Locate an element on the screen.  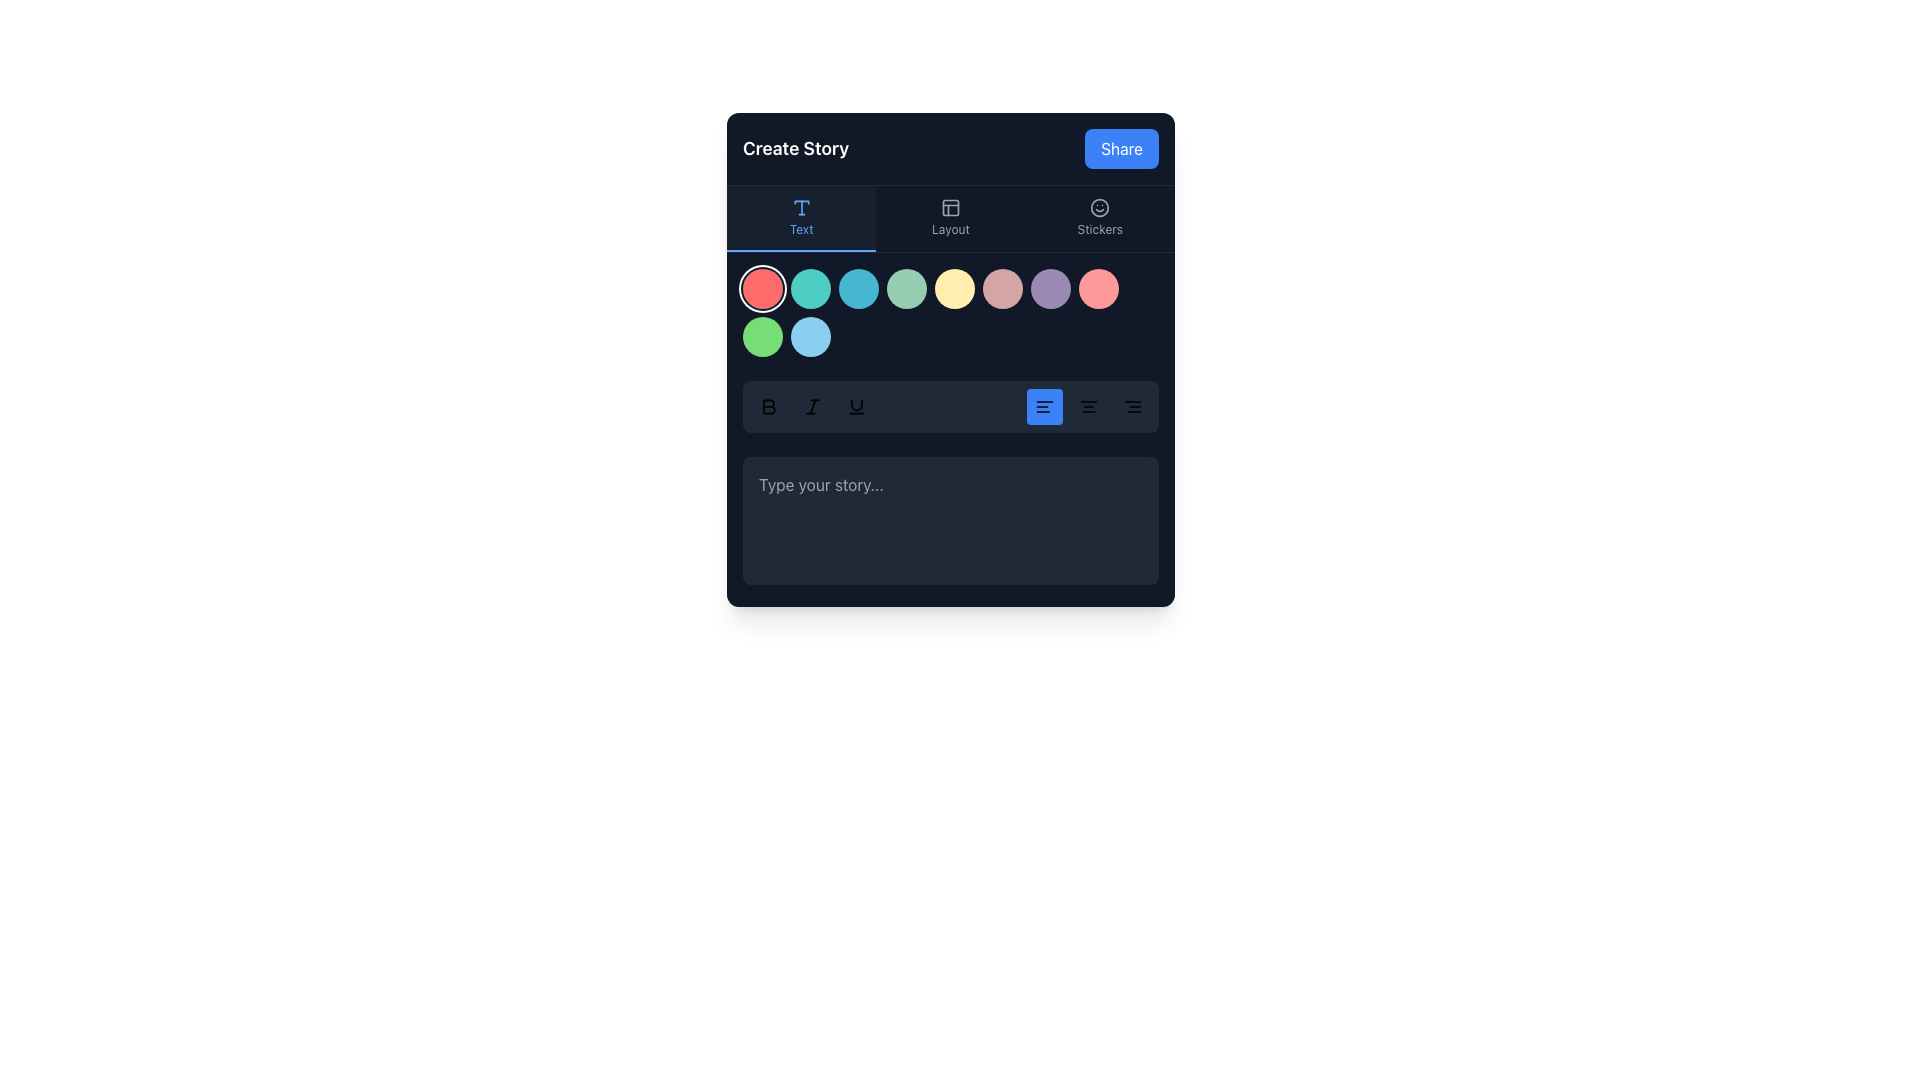
the 'Stickers' label, which is a small text label with a light font style, located beneath a smiley face icon in a right-aligned row of interactive elements is located at coordinates (1099, 229).